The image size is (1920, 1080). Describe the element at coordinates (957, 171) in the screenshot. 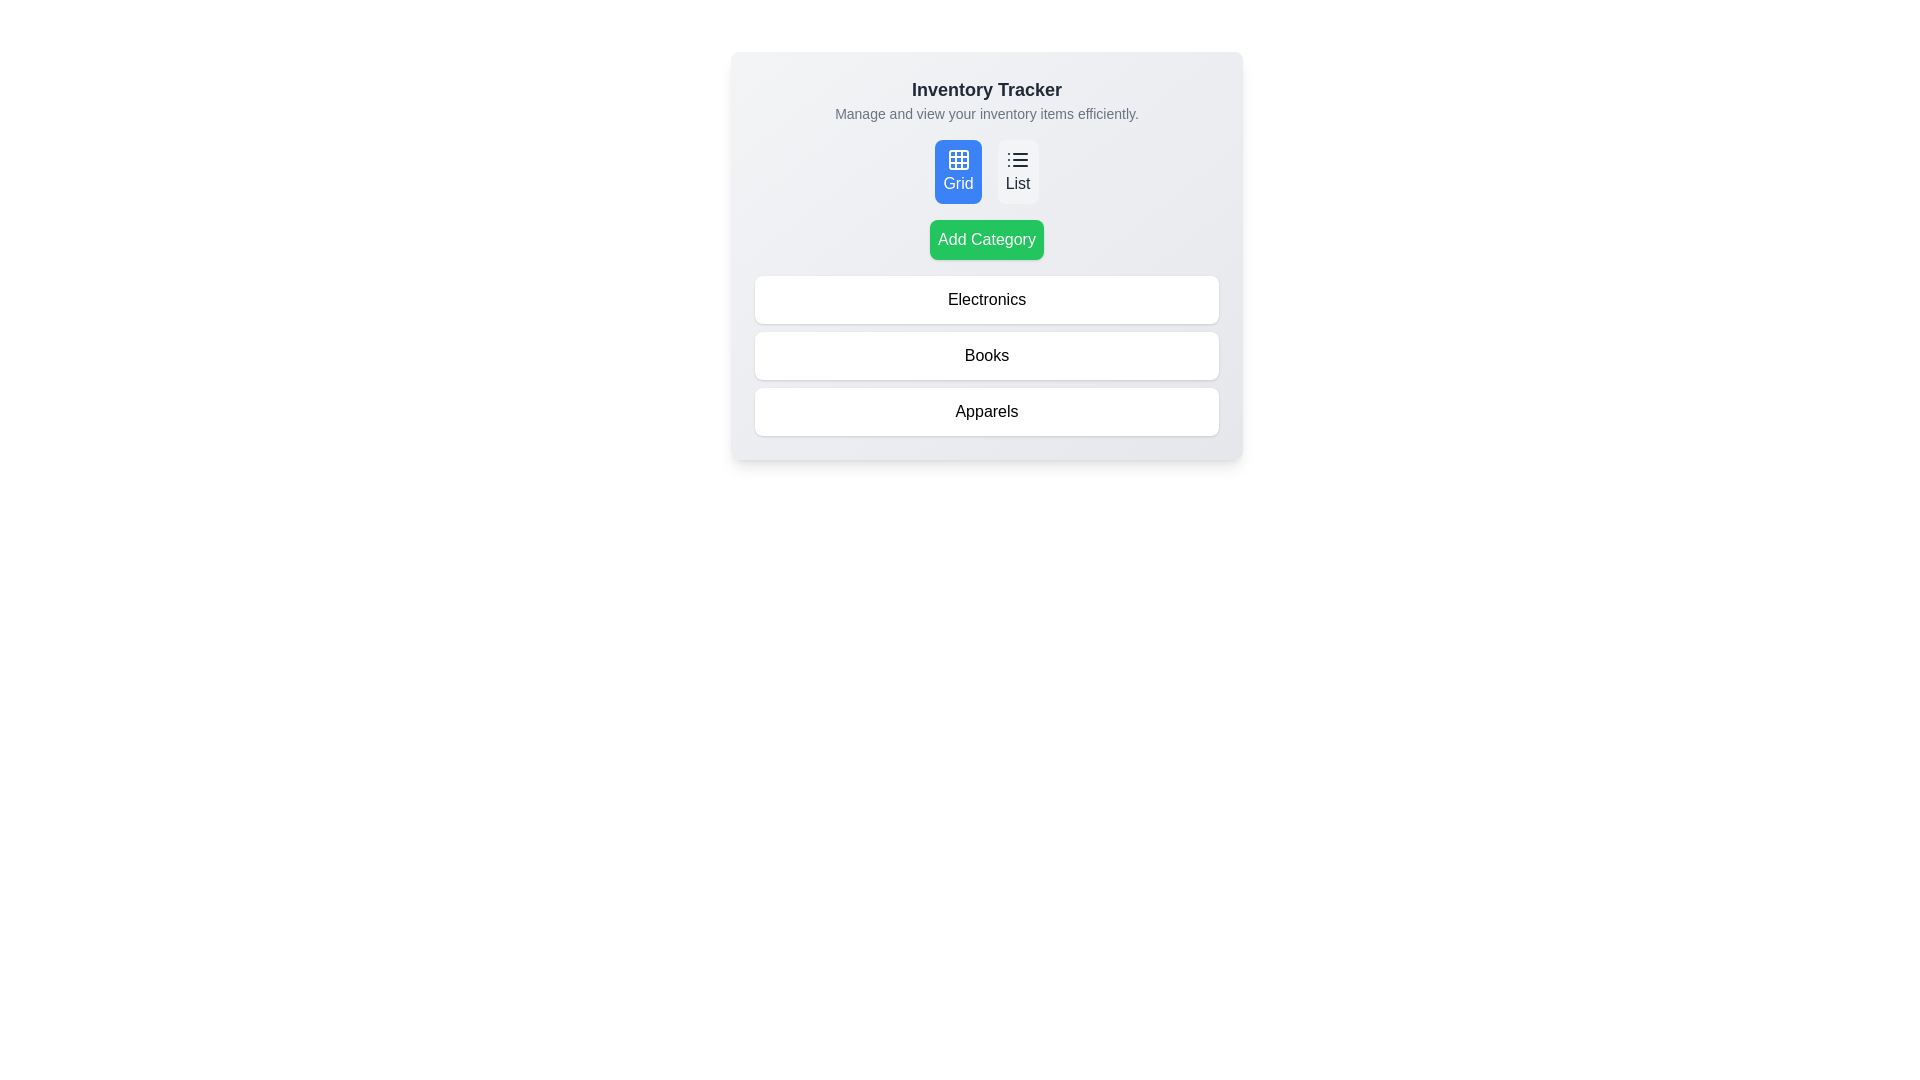

I see `the 'Grid' button which has a blue background and white text` at that location.